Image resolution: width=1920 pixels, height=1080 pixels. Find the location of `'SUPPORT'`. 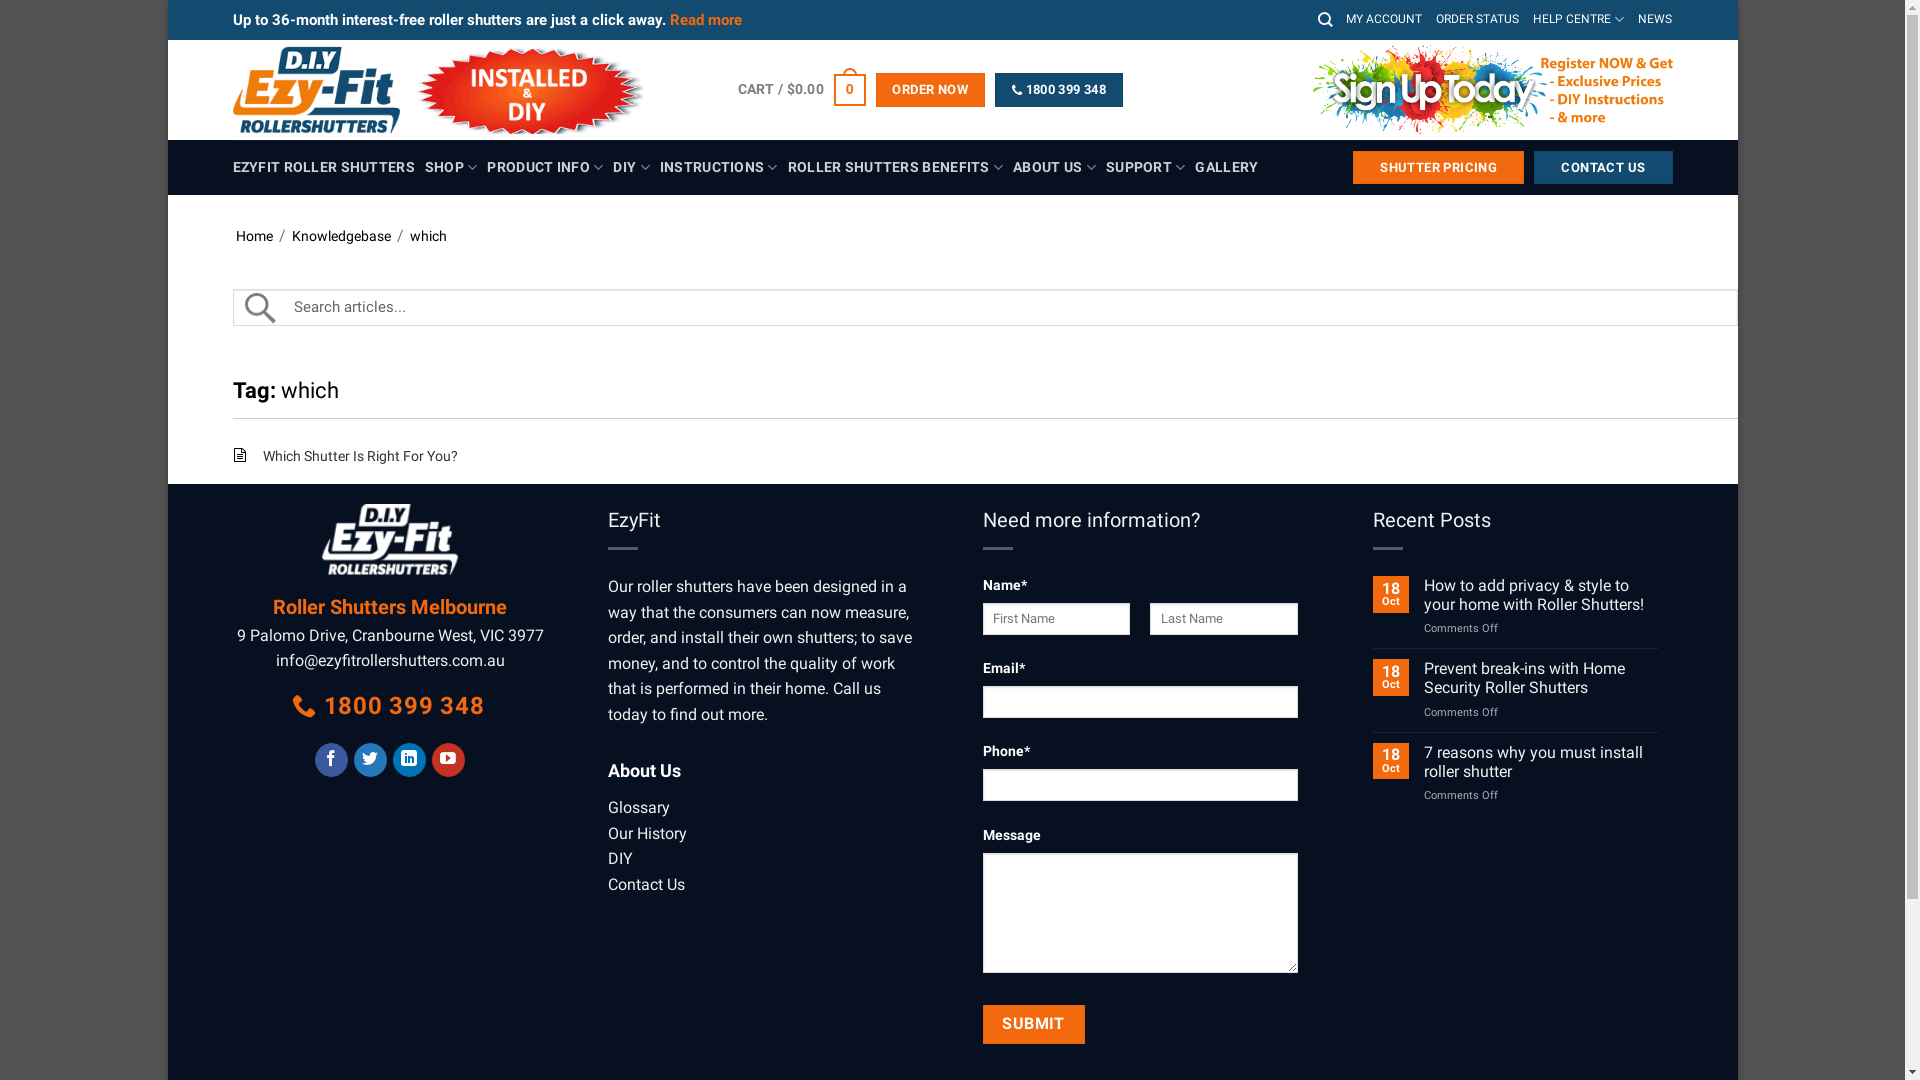

'SUPPORT' is located at coordinates (1146, 166).